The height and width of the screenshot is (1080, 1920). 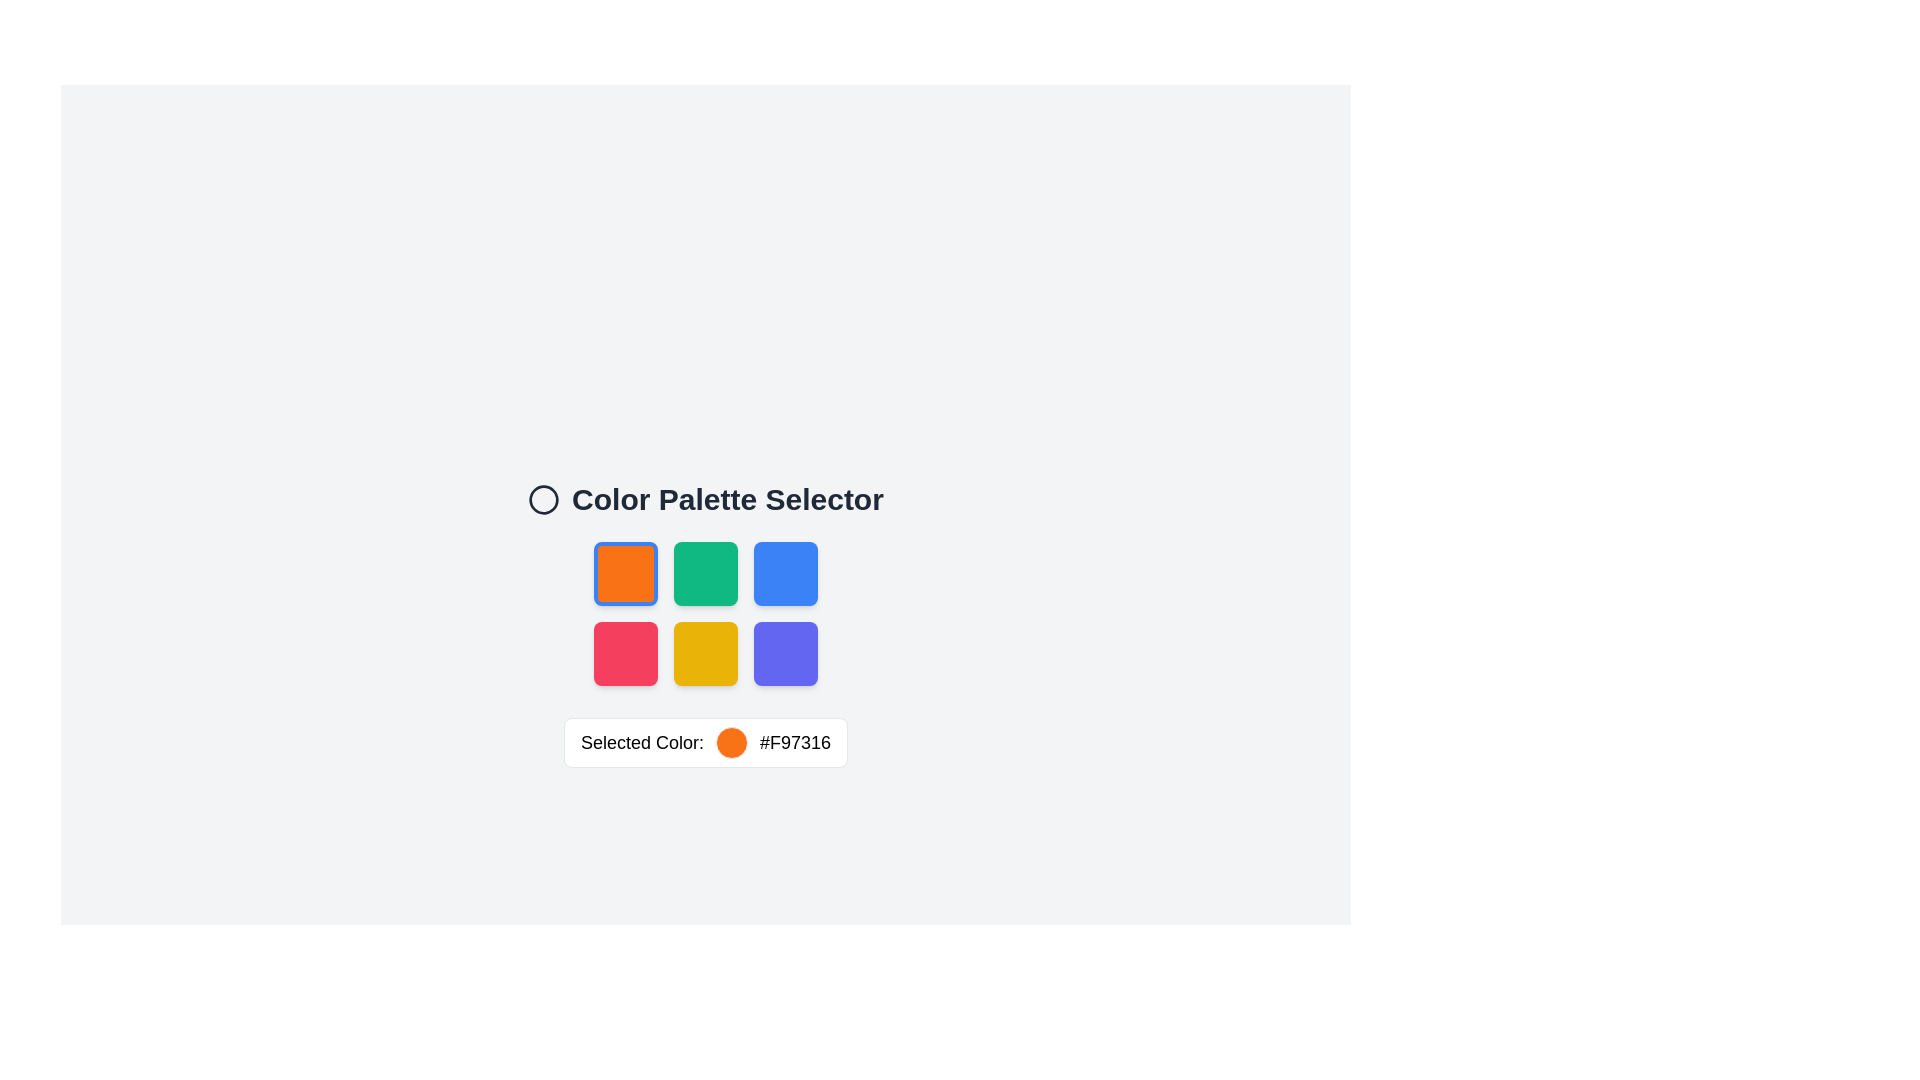 What do you see at coordinates (544, 499) in the screenshot?
I see `the inner circle SVG graphic located at the top left corner of the interface, near the title 'Color Palette Selector'` at bounding box center [544, 499].